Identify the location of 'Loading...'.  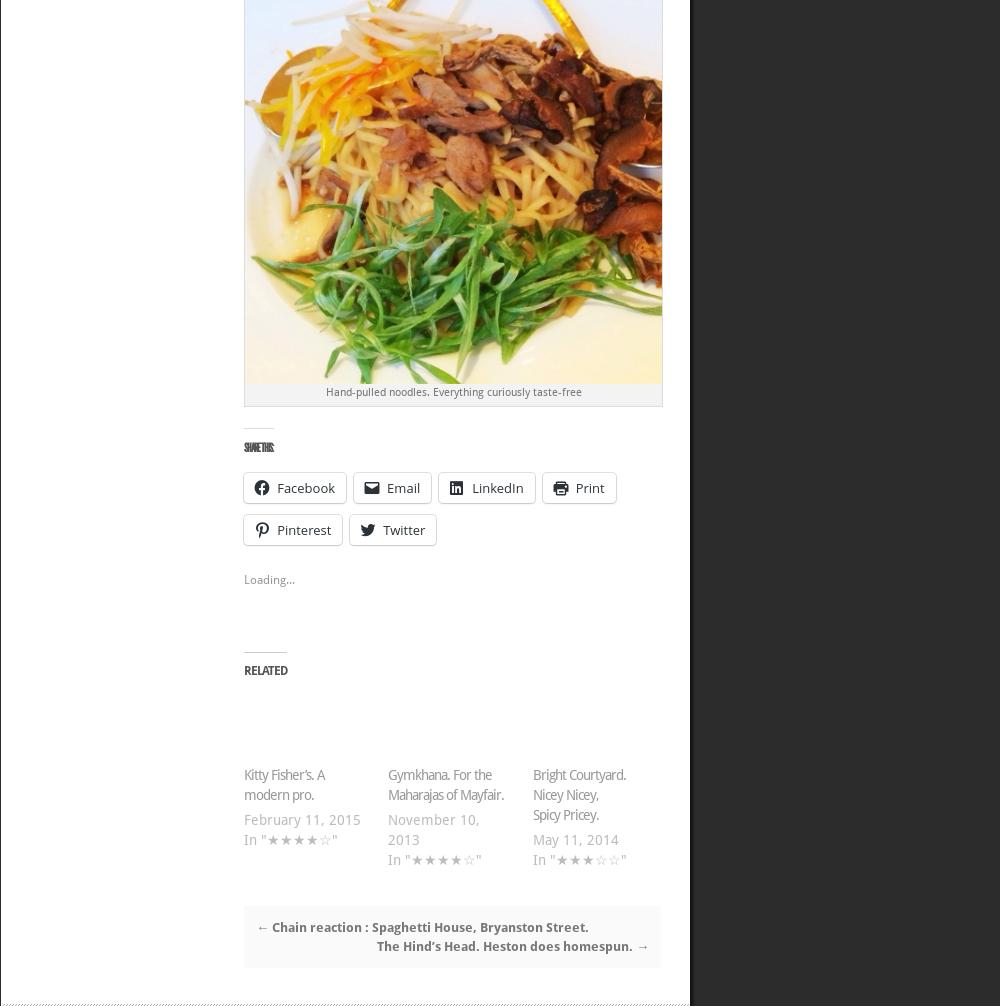
(269, 578).